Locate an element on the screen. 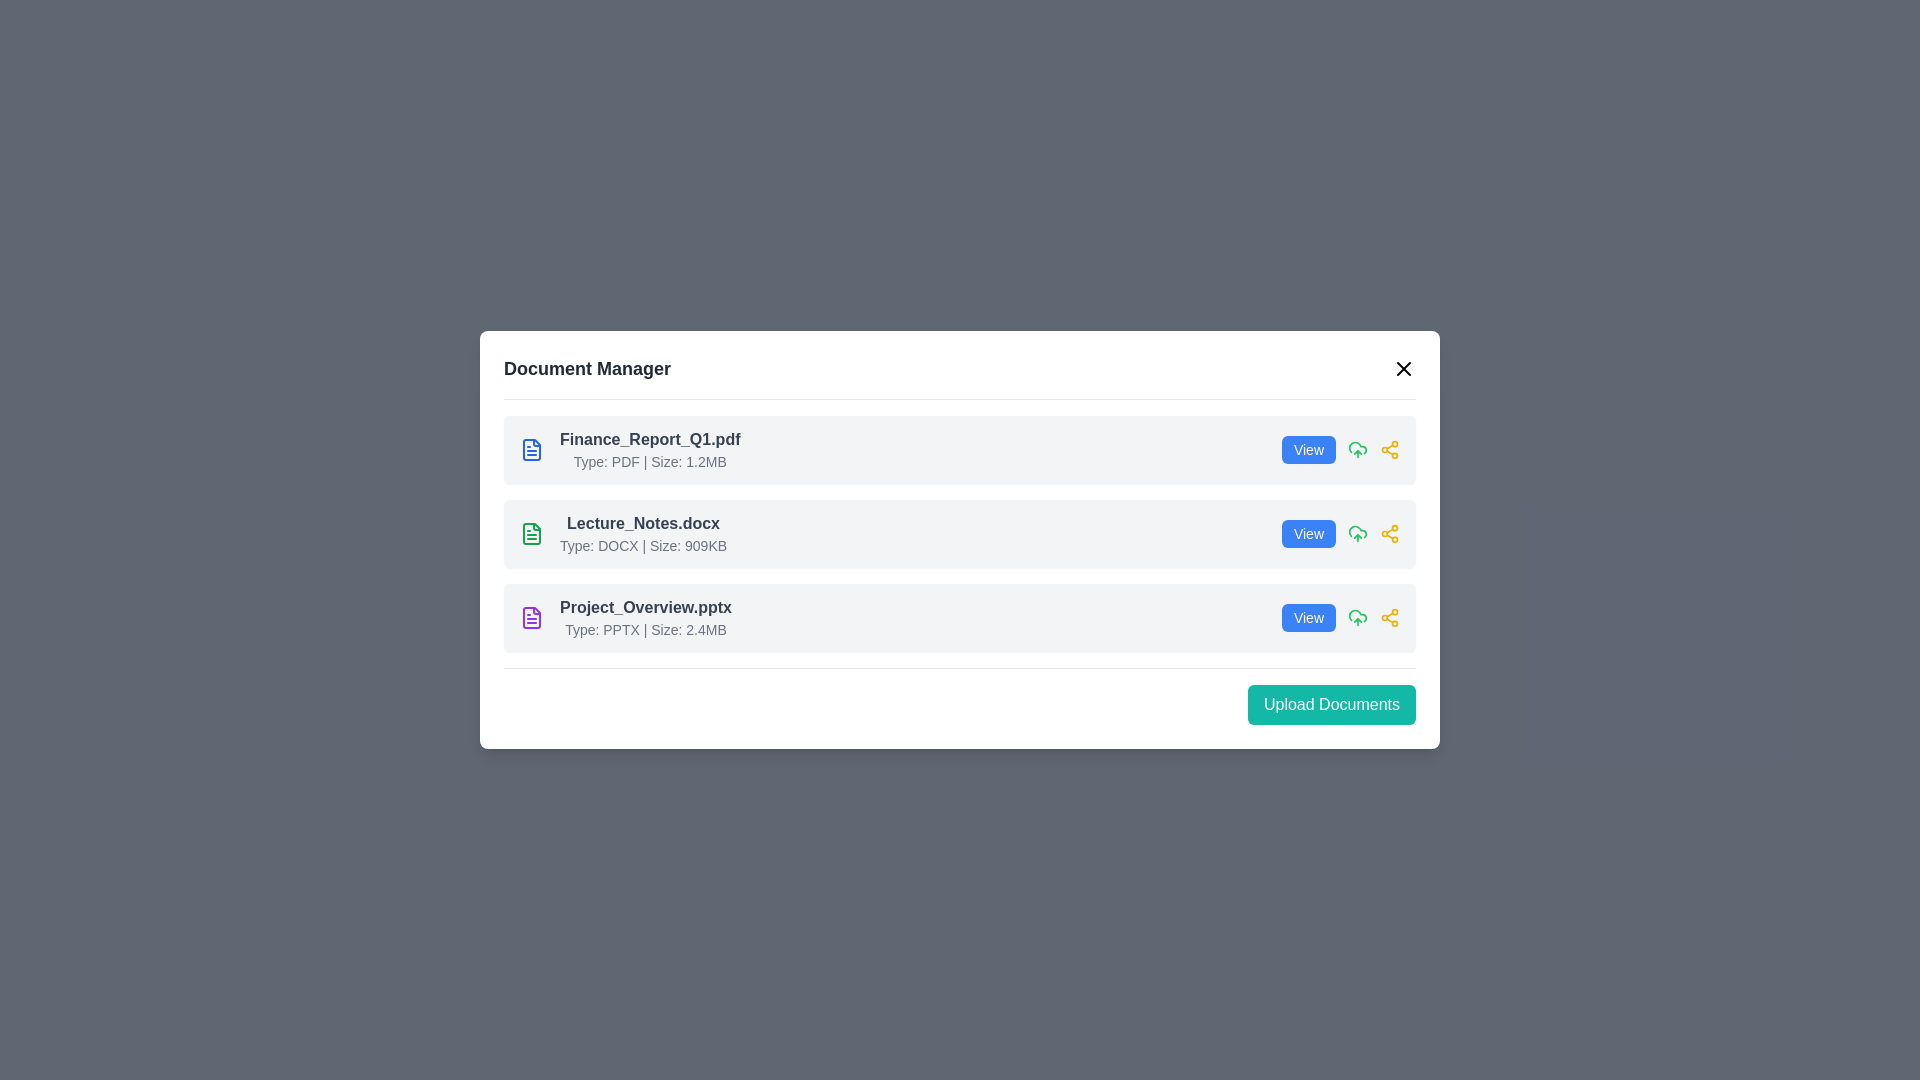 This screenshot has height=1080, width=1920. the upload icon located to the right of the 'View' button in the last row of the document list for 'Project_Overview.pptx' is located at coordinates (1358, 616).